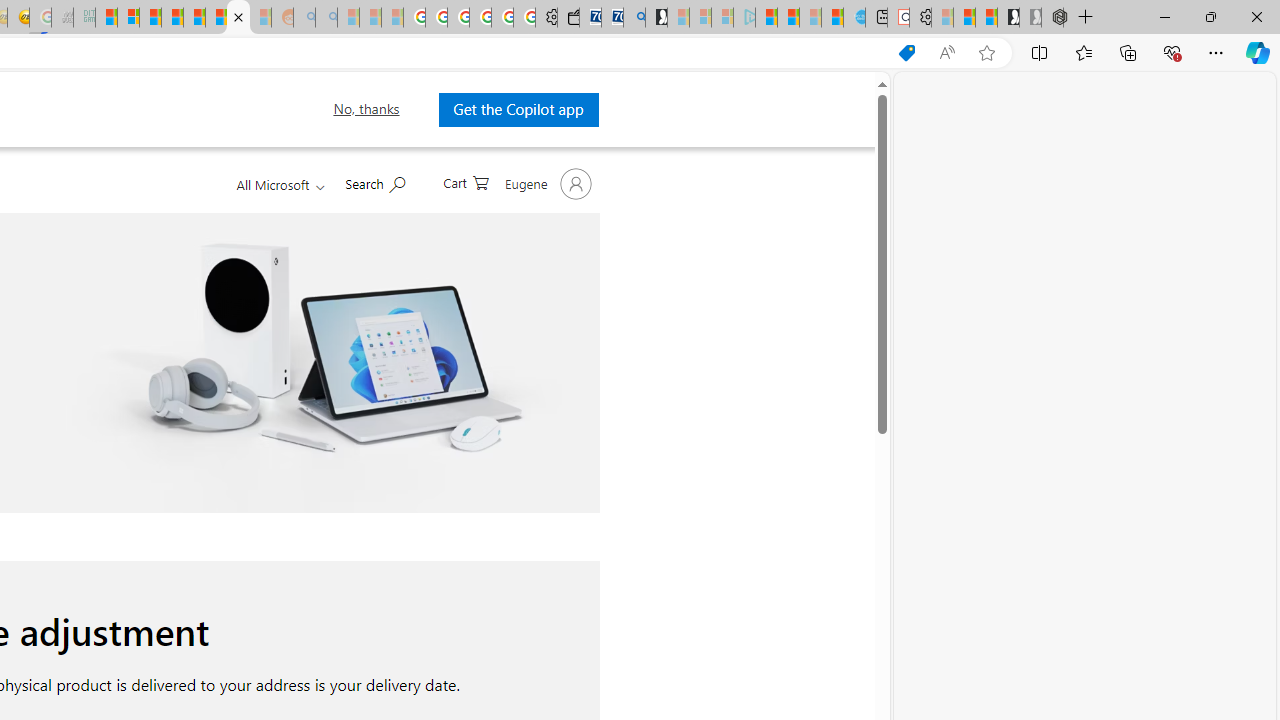 The image size is (1280, 720). Describe the element at coordinates (905, 52) in the screenshot. I see `'Shopping in Microsoft Edge'` at that location.